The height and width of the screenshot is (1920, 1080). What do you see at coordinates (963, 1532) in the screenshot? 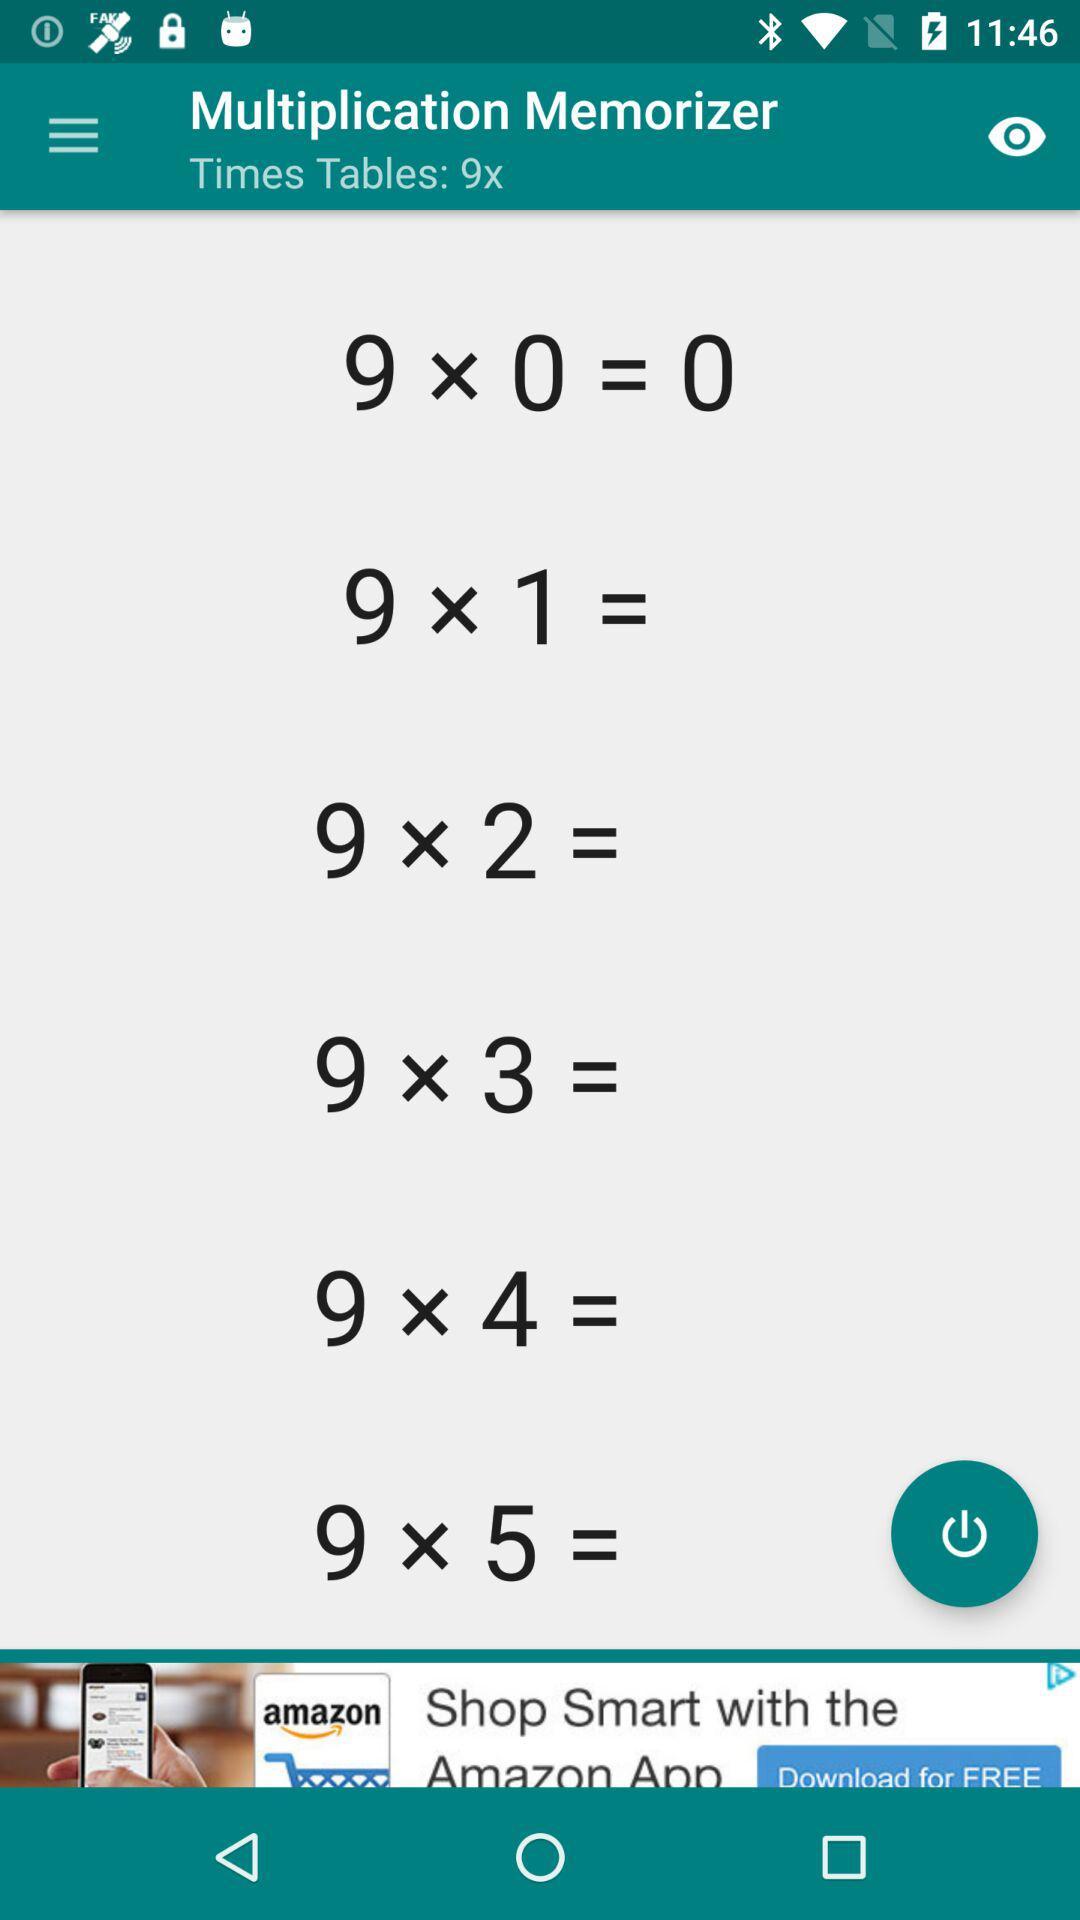
I see `the power icon` at bounding box center [963, 1532].